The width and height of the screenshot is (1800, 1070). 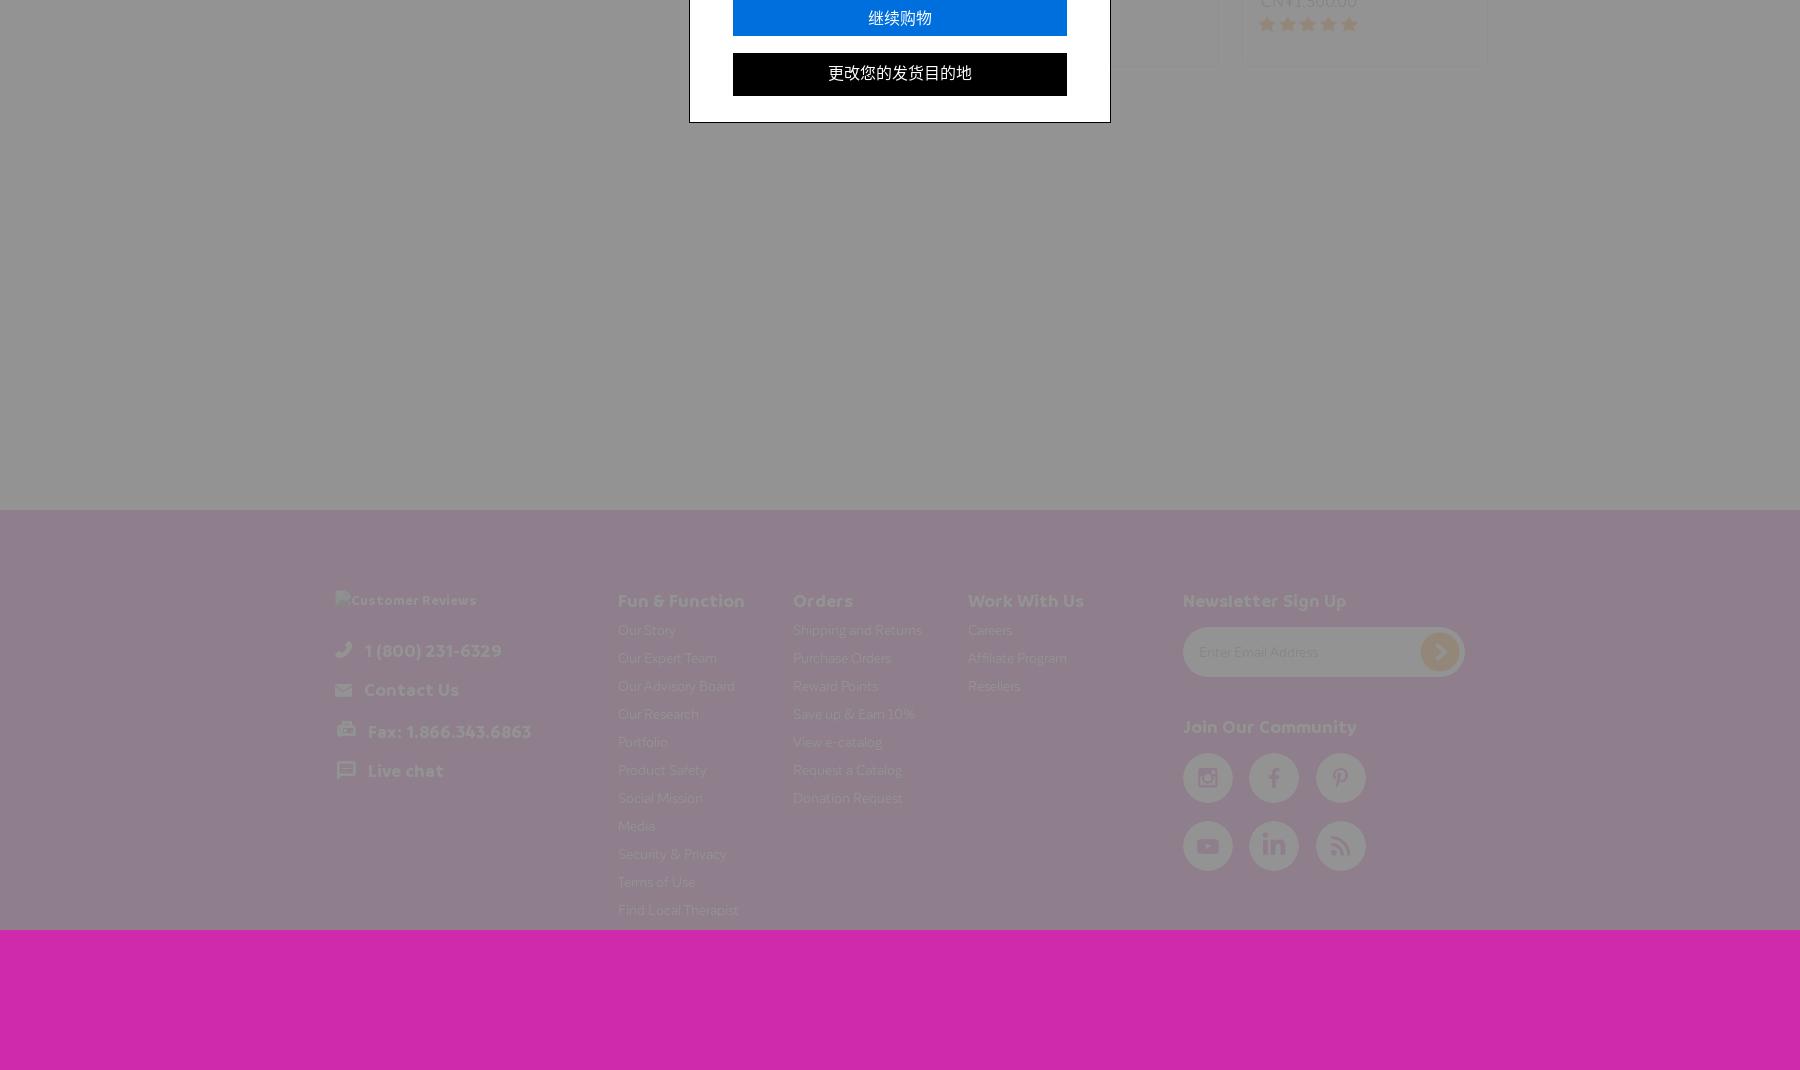 I want to click on 'Work With Us', so click(x=1024, y=598).